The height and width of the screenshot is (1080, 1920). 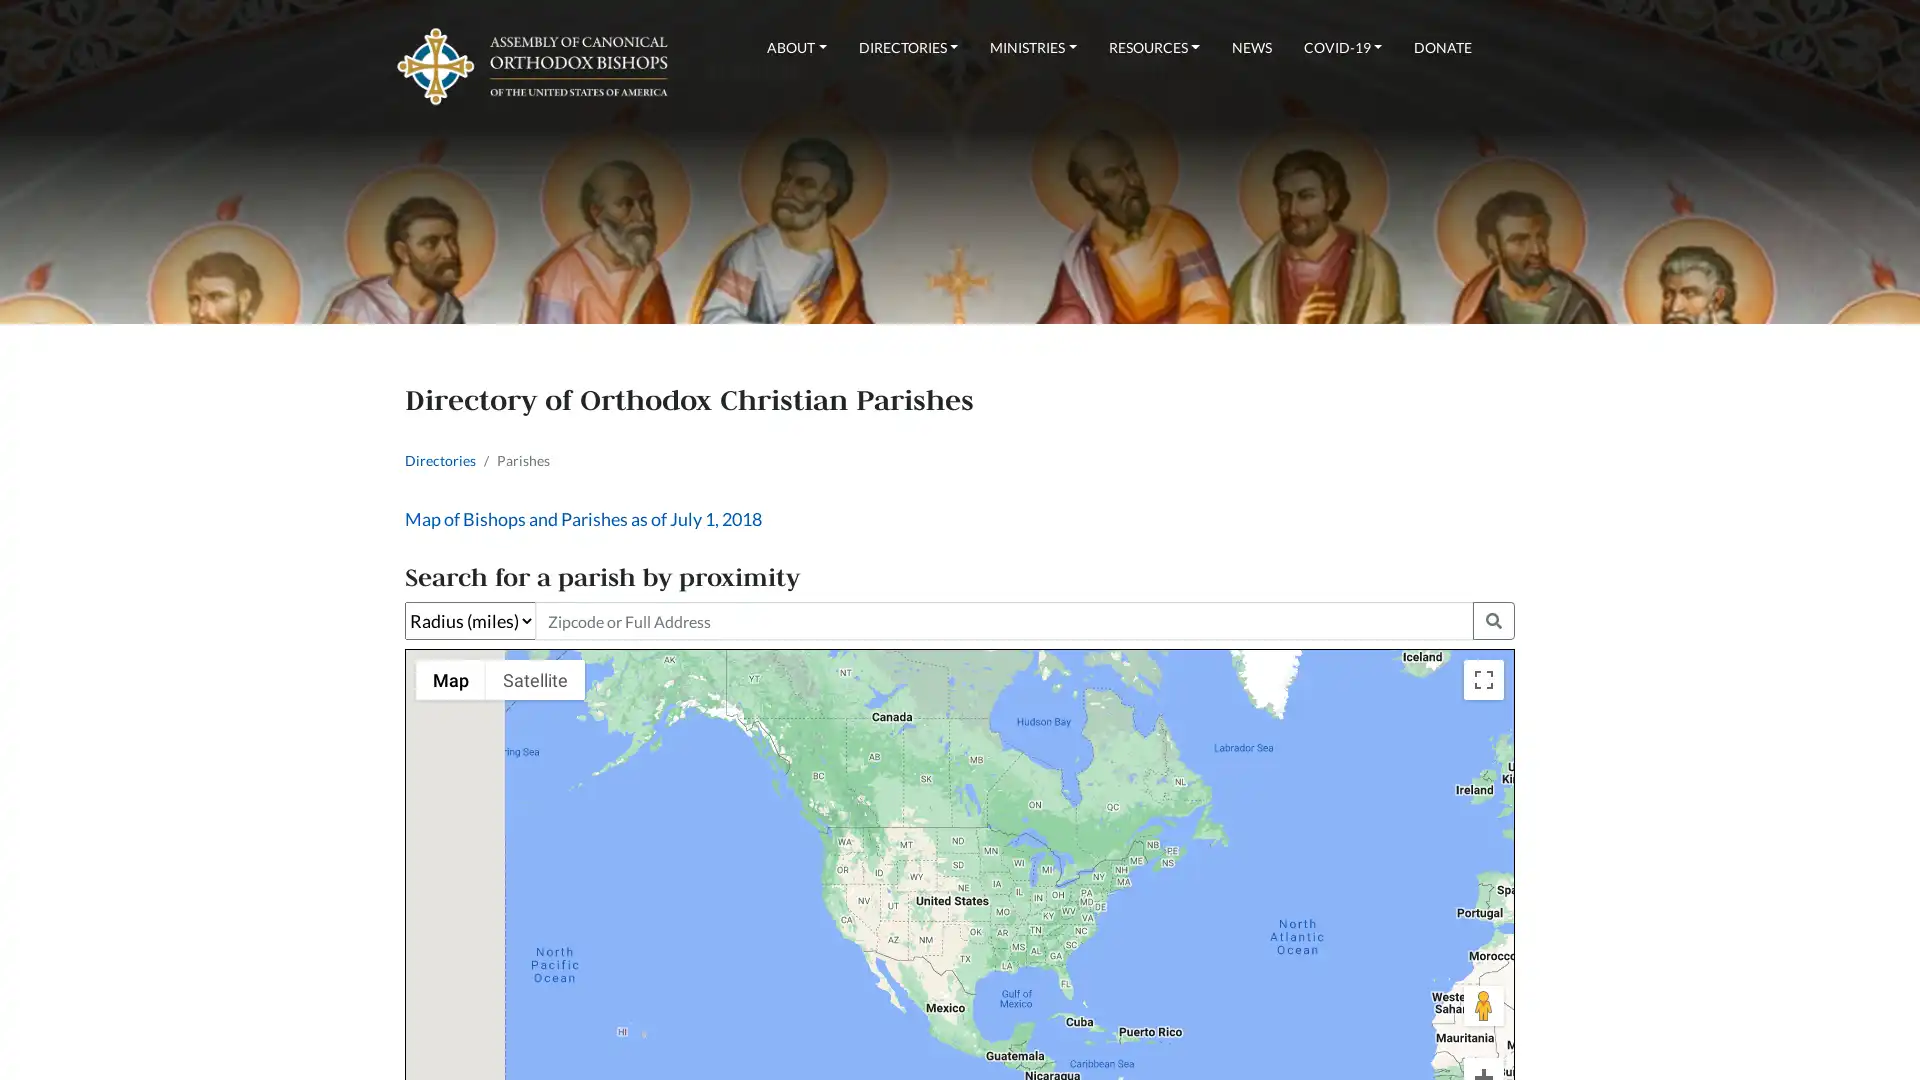 I want to click on Toggle fullscreen view, so click(x=1483, y=678).